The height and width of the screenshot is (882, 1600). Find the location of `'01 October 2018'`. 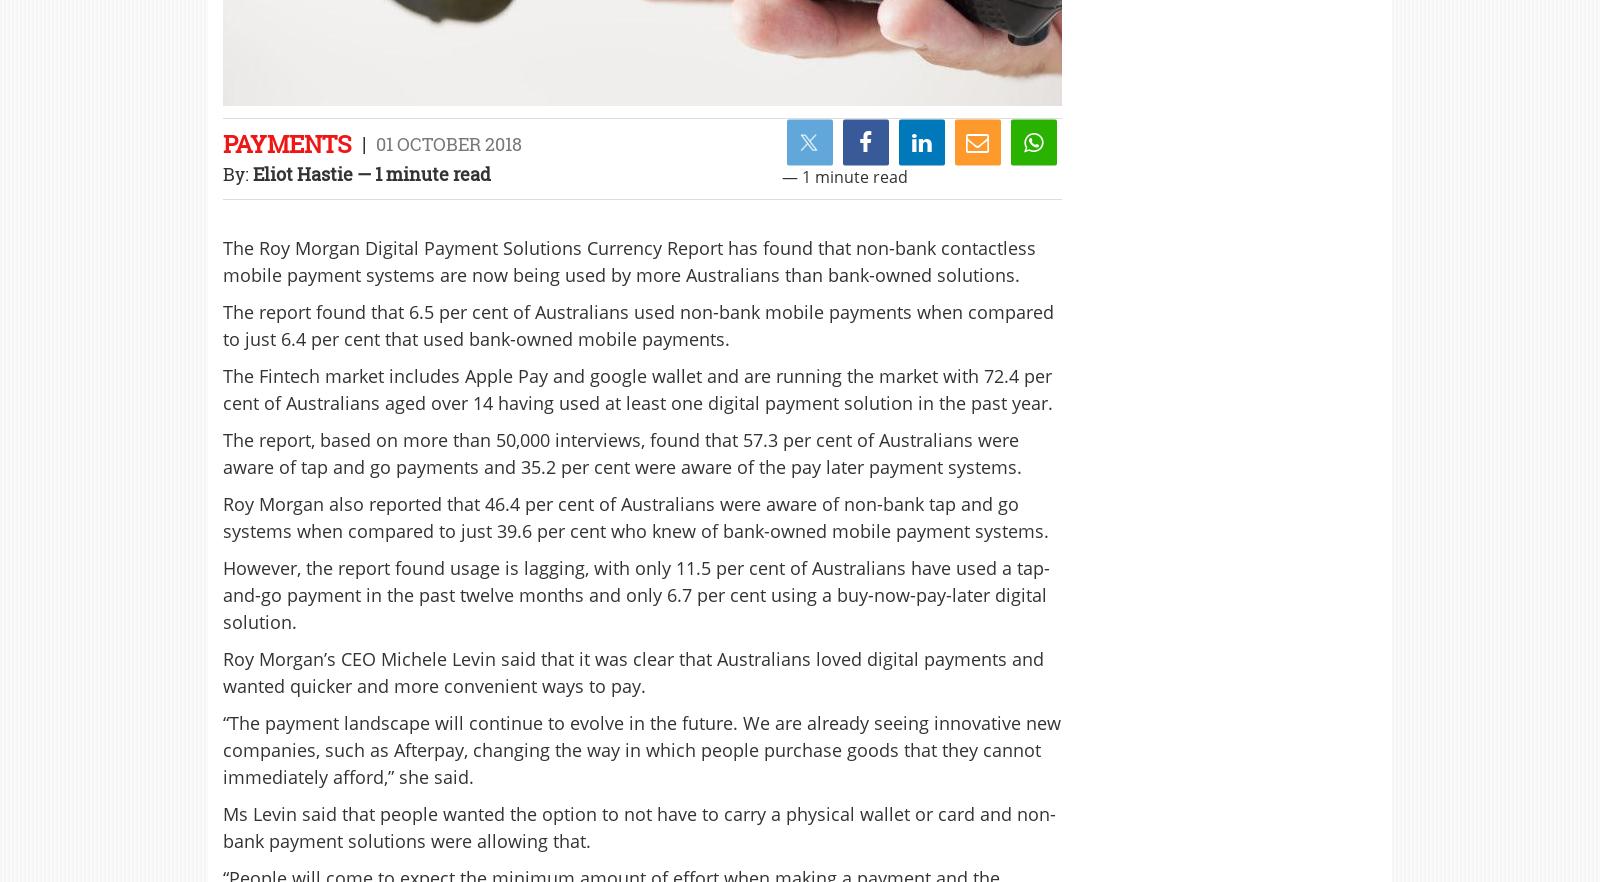

'01 October 2018' is located at coordinates (447, 144).